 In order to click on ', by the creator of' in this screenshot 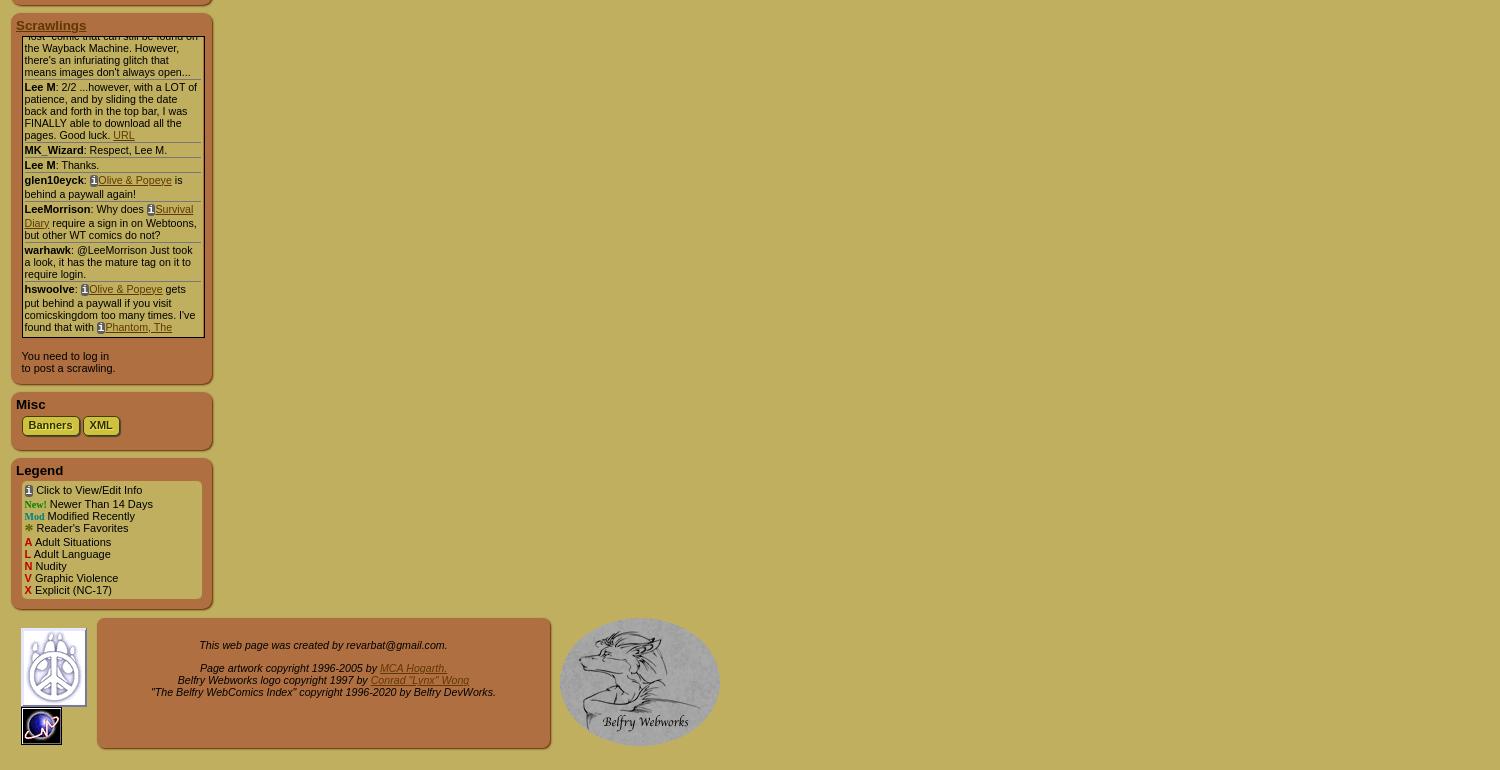, I will do `click(155, 7)`.